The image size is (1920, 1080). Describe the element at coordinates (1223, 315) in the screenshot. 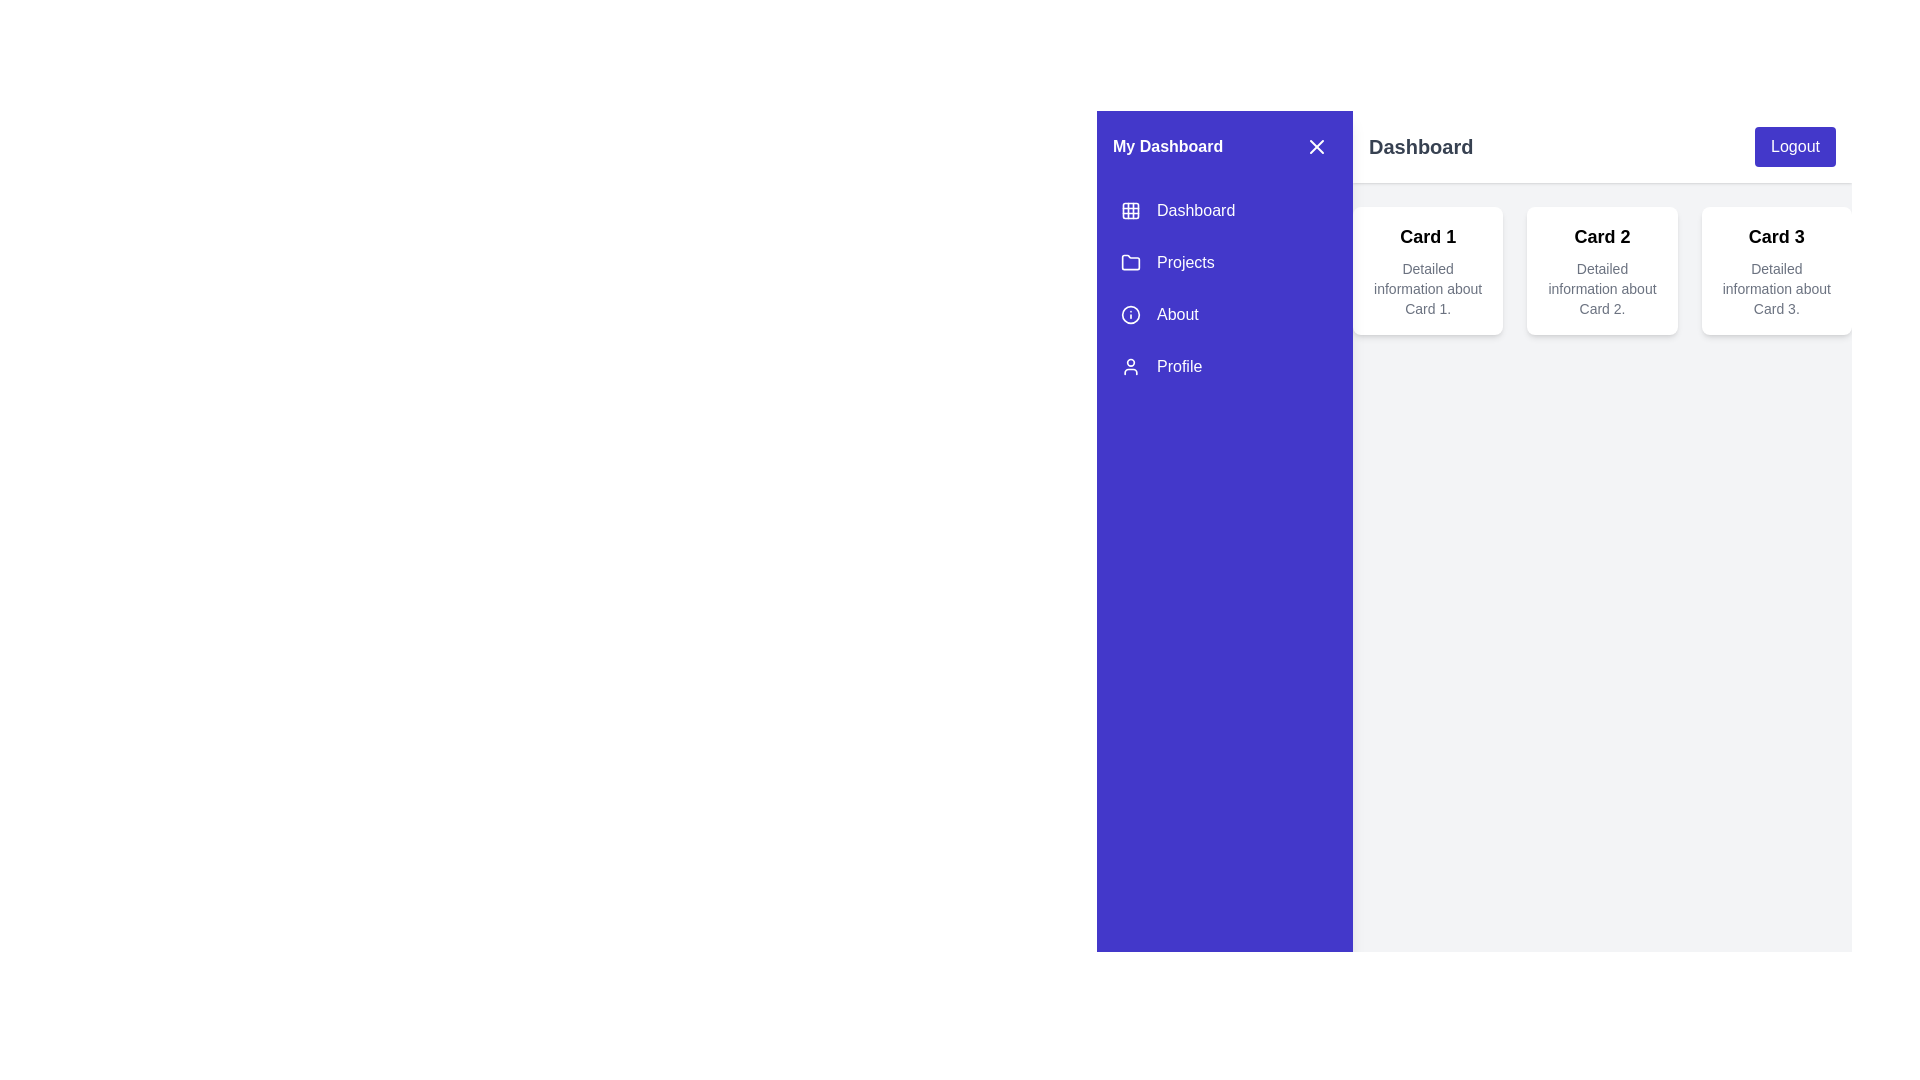

I see `the 'About' button in the vertical navigation menu to change its background color` at that location.